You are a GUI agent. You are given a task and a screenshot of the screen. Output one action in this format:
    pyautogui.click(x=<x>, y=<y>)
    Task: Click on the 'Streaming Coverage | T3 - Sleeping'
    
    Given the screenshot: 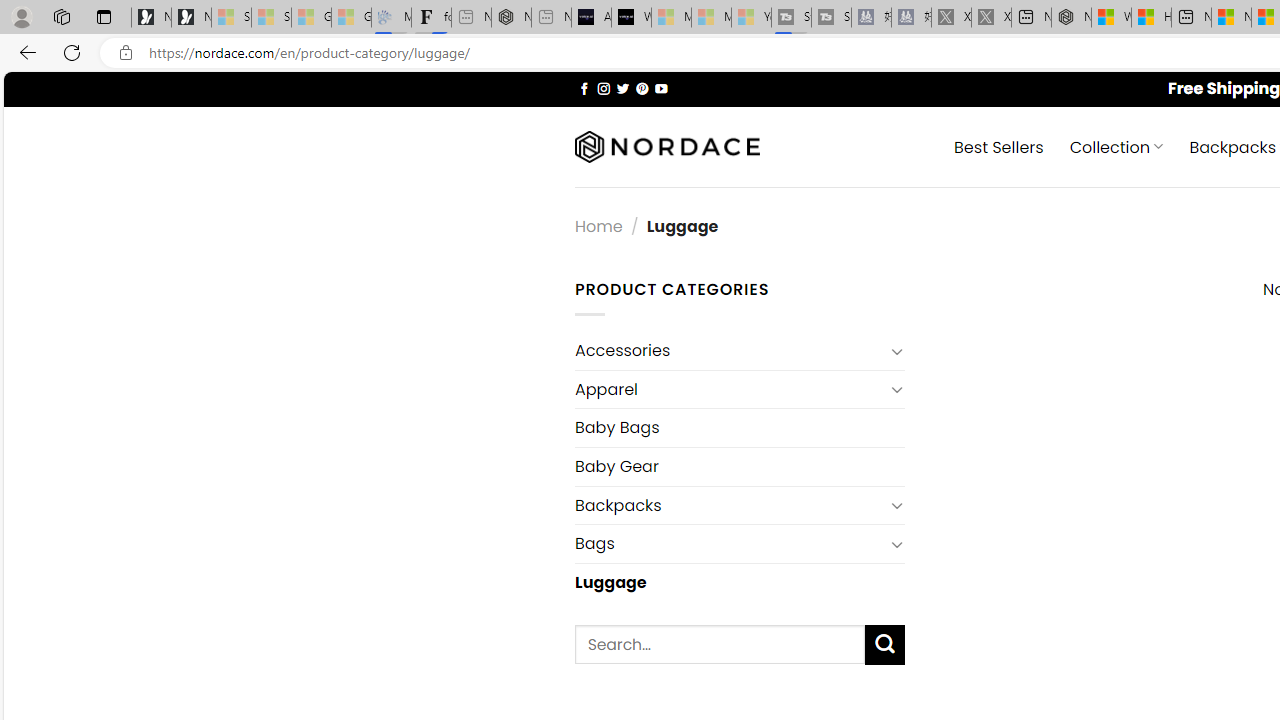 What is the action you would take?
    pyautogui.click(x=790, y=17)
    